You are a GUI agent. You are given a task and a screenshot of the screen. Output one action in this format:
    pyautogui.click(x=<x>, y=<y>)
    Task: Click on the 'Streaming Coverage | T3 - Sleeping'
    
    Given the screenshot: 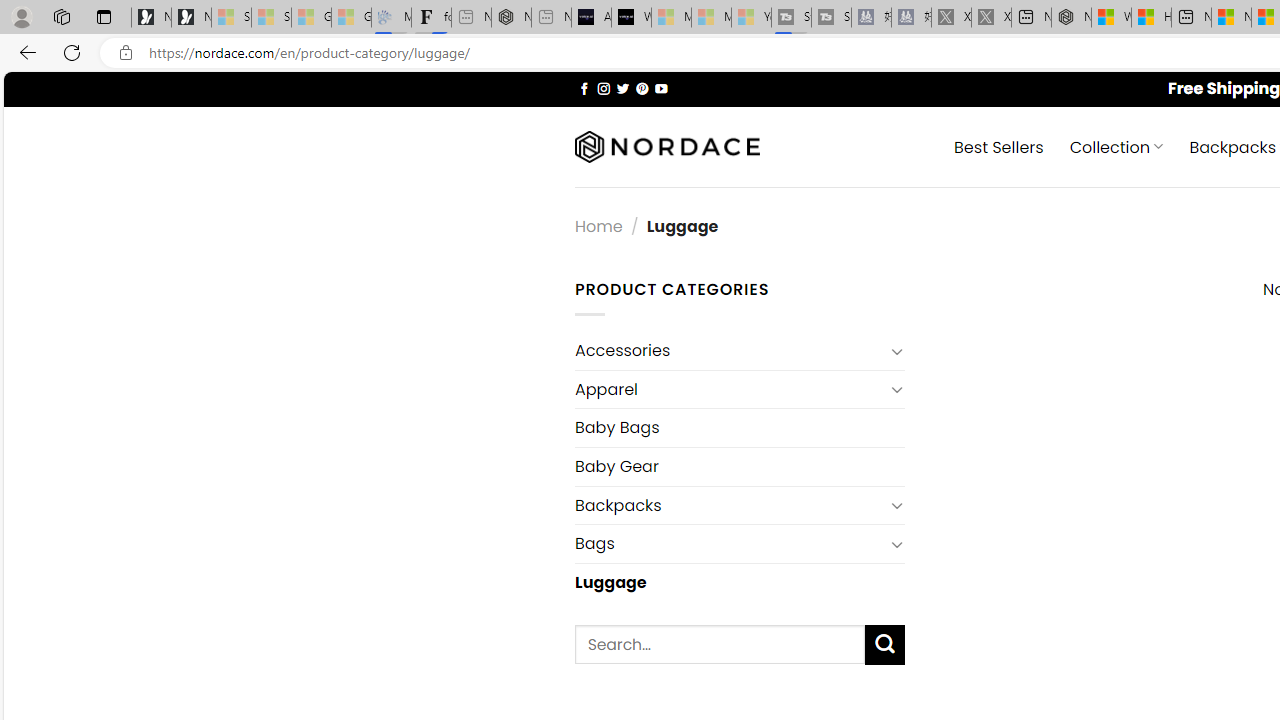 What is the action you would take?
    pyautogui.click(x=790, y=17)
    